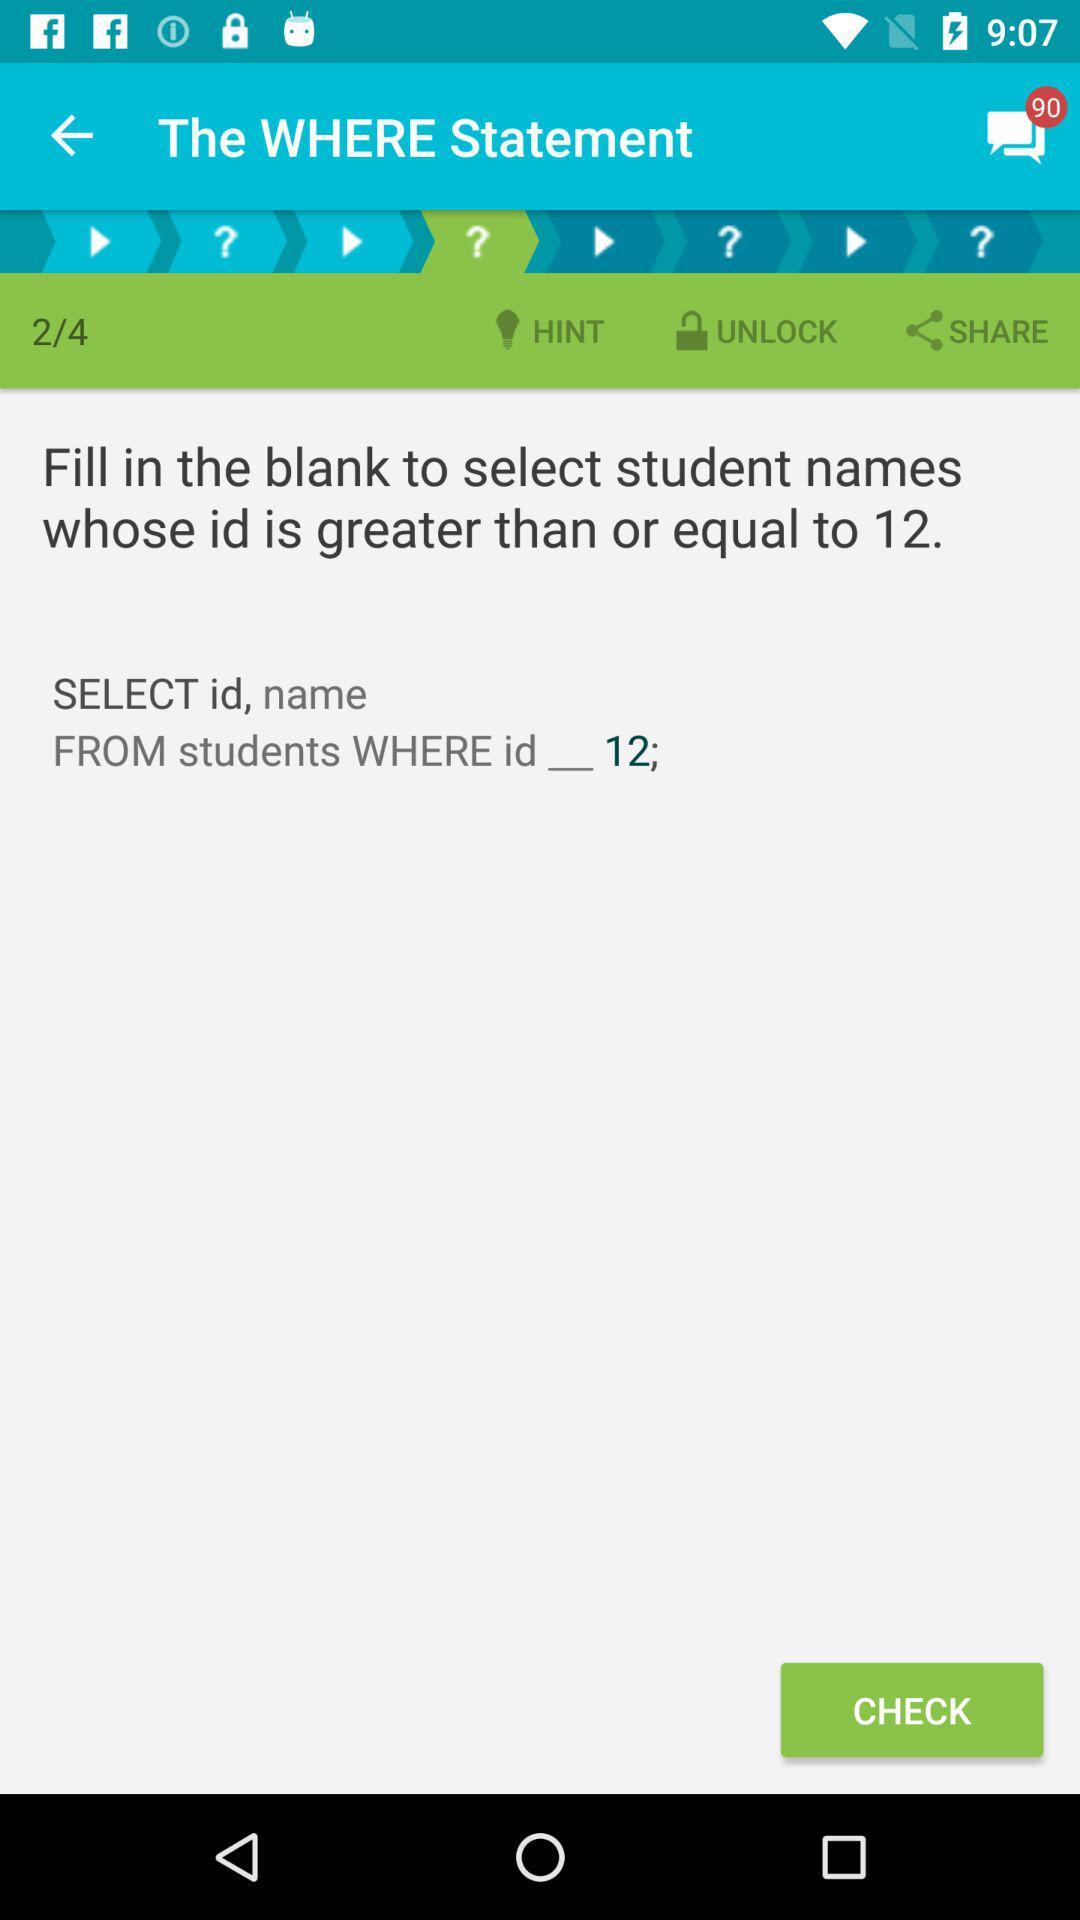 The image size is (1080, 1920). What do you see at coordinates (979, 240) in the screenshot?
I see `info` at bounding box center [979, 240].